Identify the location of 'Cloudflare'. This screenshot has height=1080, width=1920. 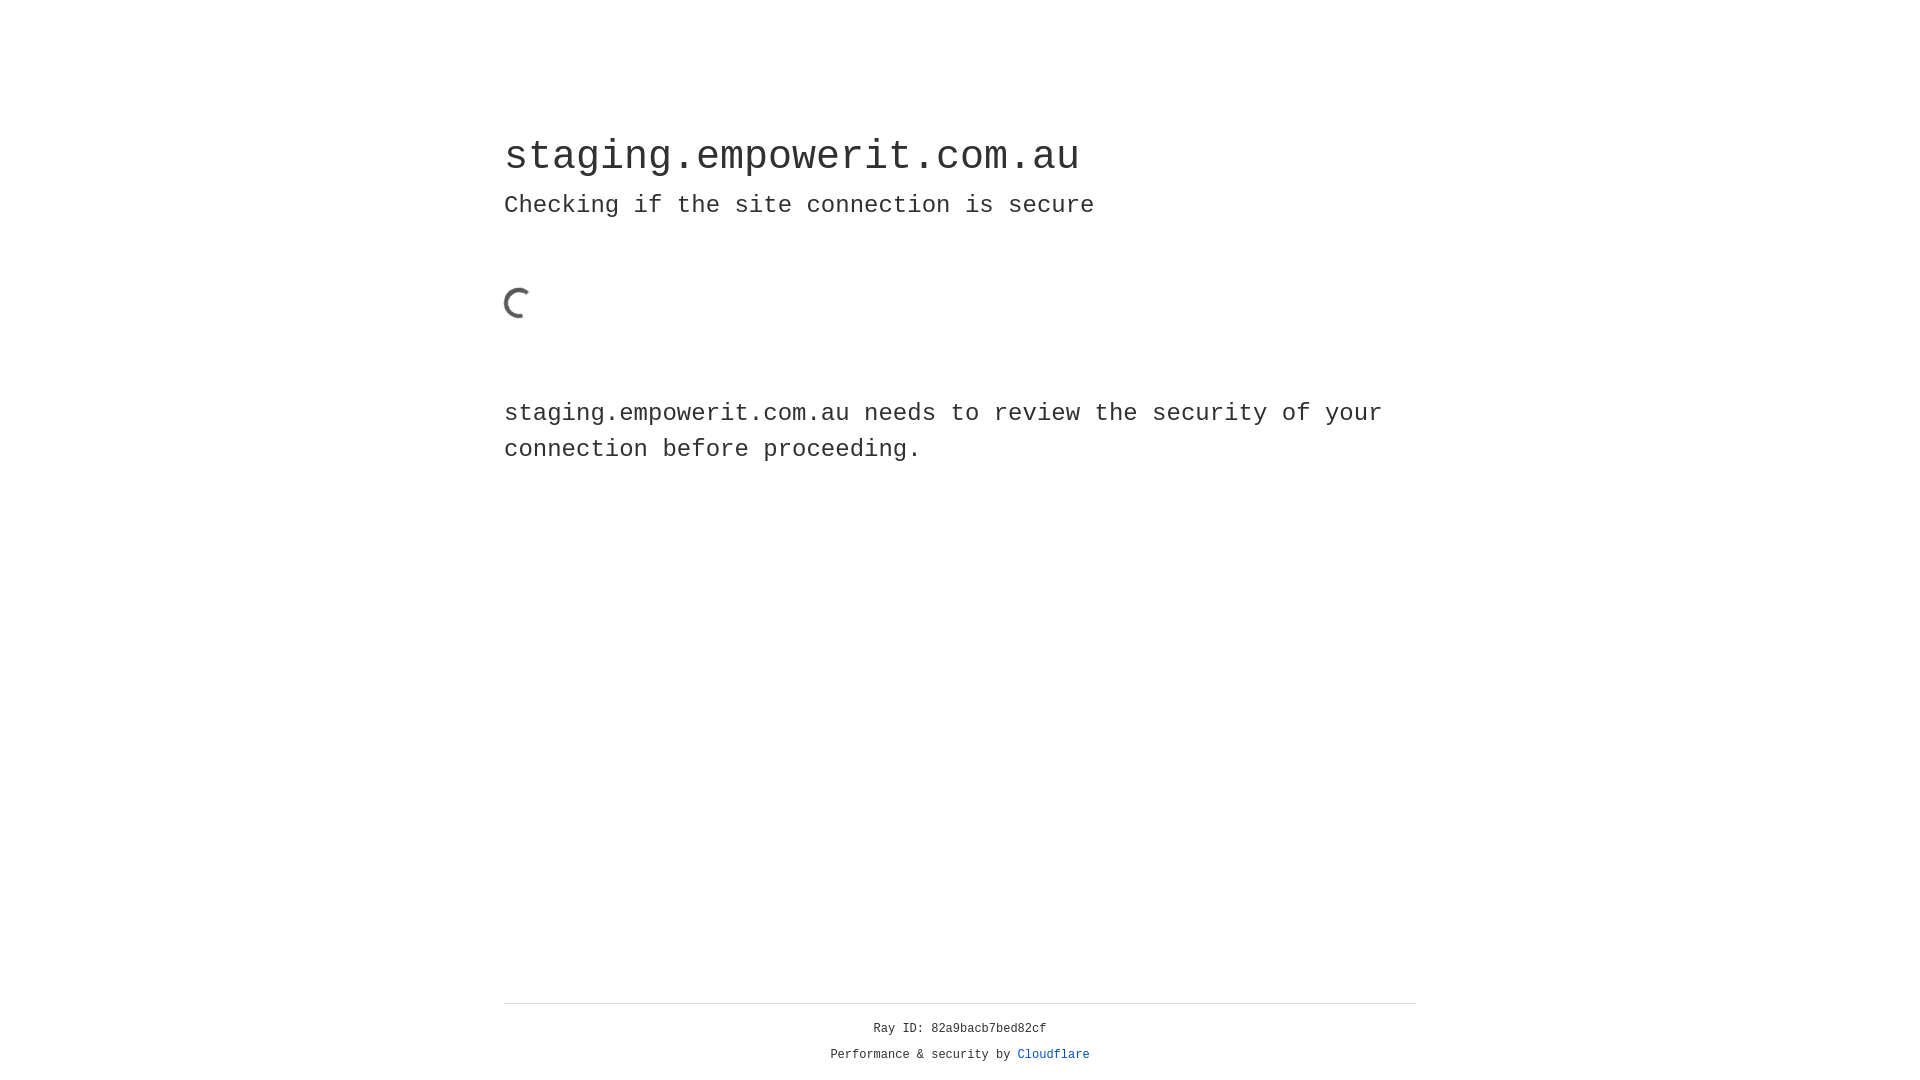
(1053, 1054).